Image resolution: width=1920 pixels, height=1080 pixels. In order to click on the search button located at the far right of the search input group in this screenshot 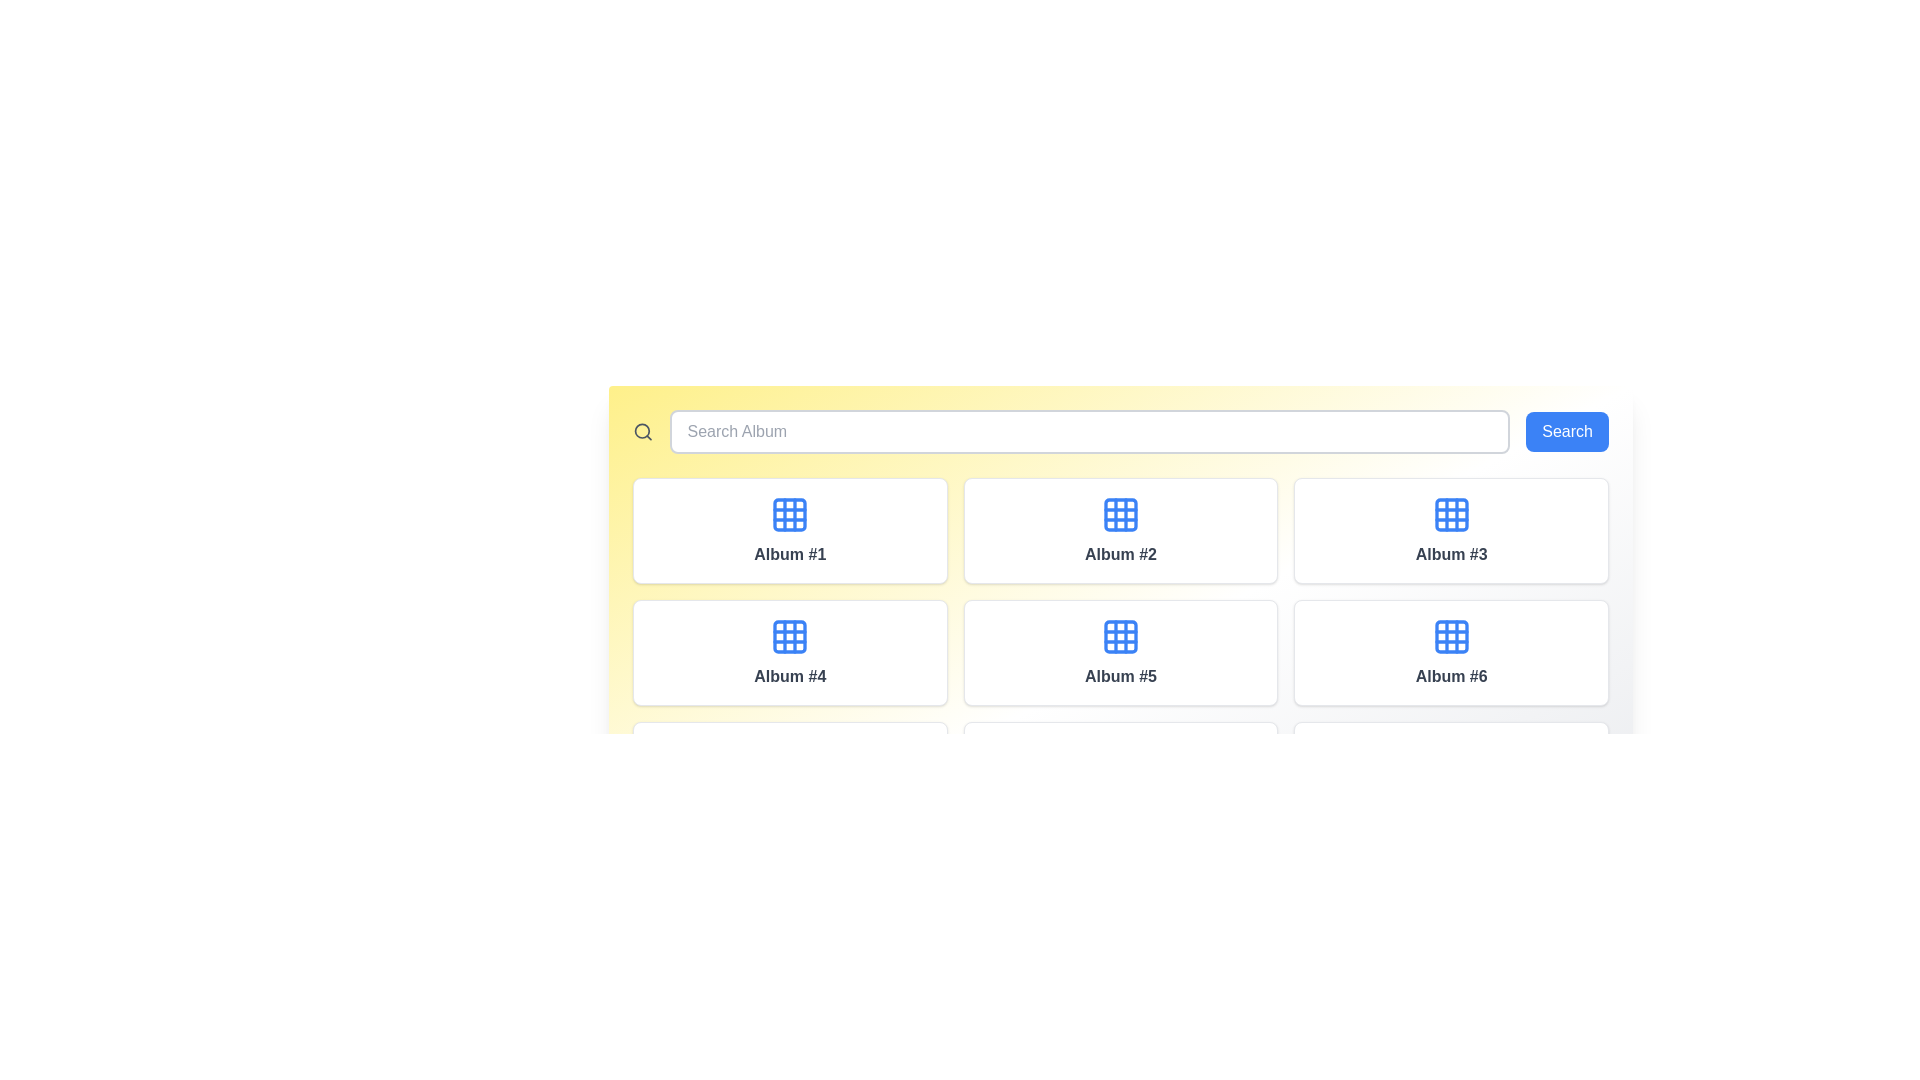, I will do `click(1566, 431)`.